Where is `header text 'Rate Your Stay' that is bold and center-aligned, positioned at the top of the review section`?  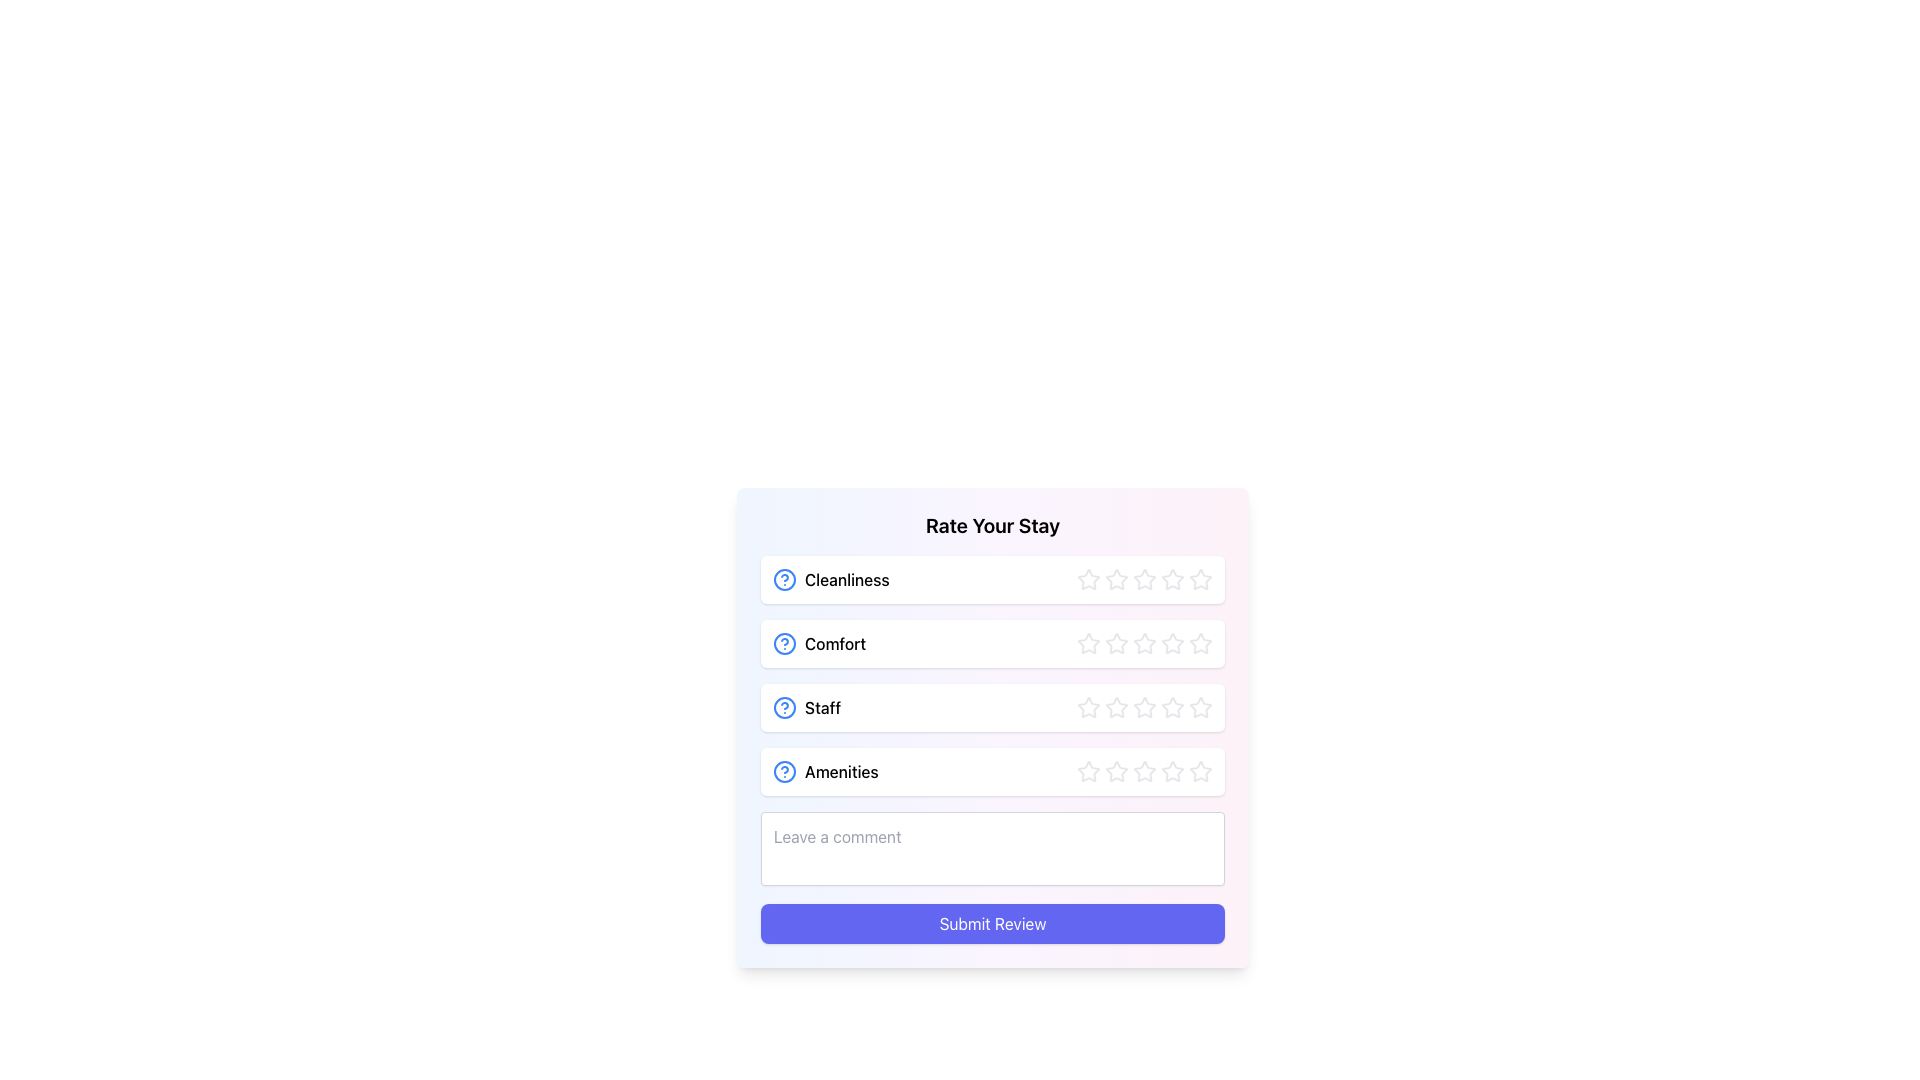 header text 'Rate Your Stay' that is bold and center-aligned, positioned at the top of the review section is located at coordinates (993, 524).